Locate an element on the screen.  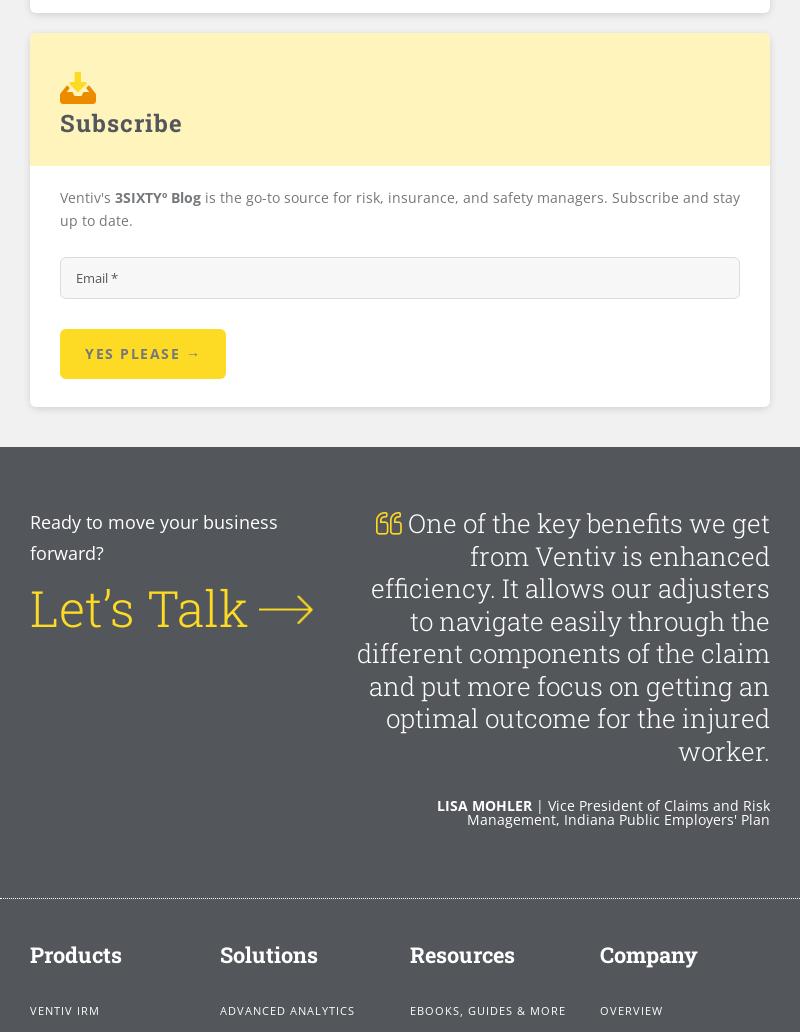
'Lisa Mohler' is located at coordinates (483, 804).